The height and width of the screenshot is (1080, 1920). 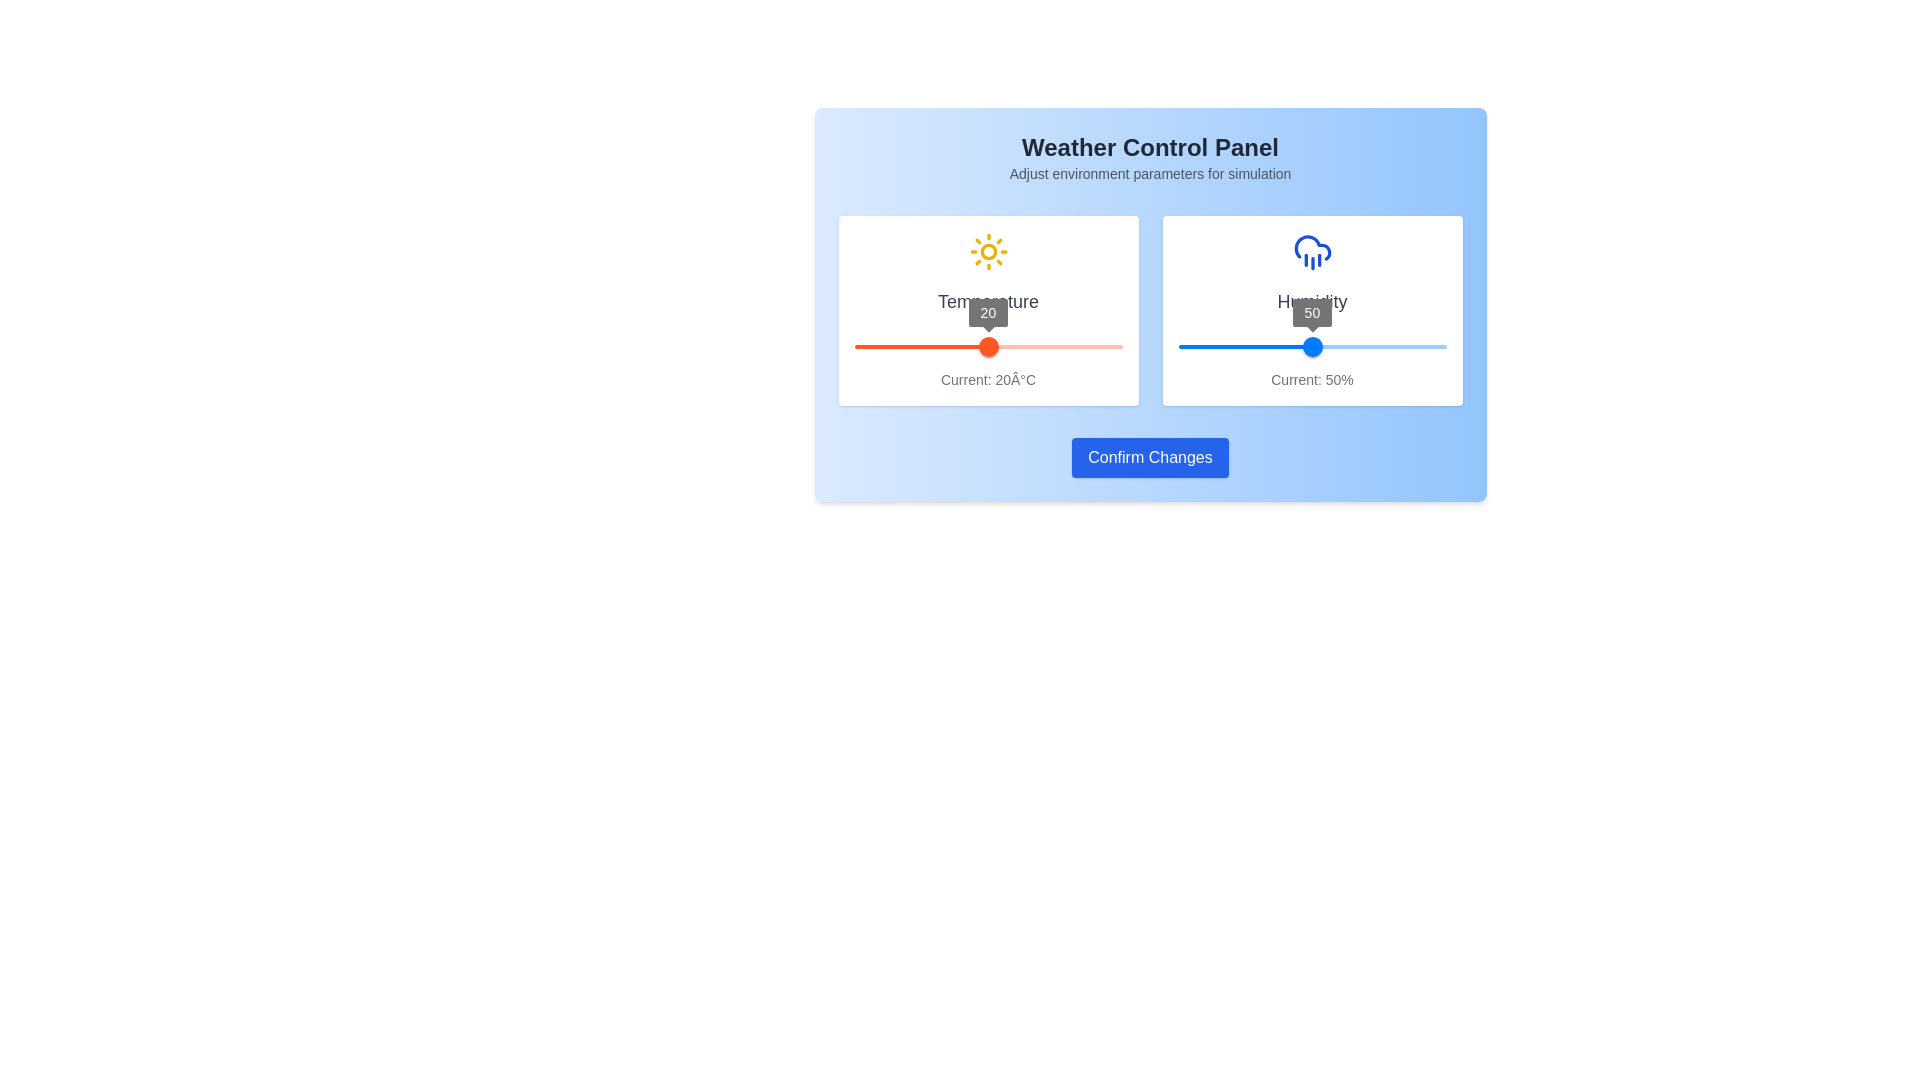 What do you see at coordinates (931, 346) in the screenshot?
I see `the temperature slider` at bounding box center [931, 346].